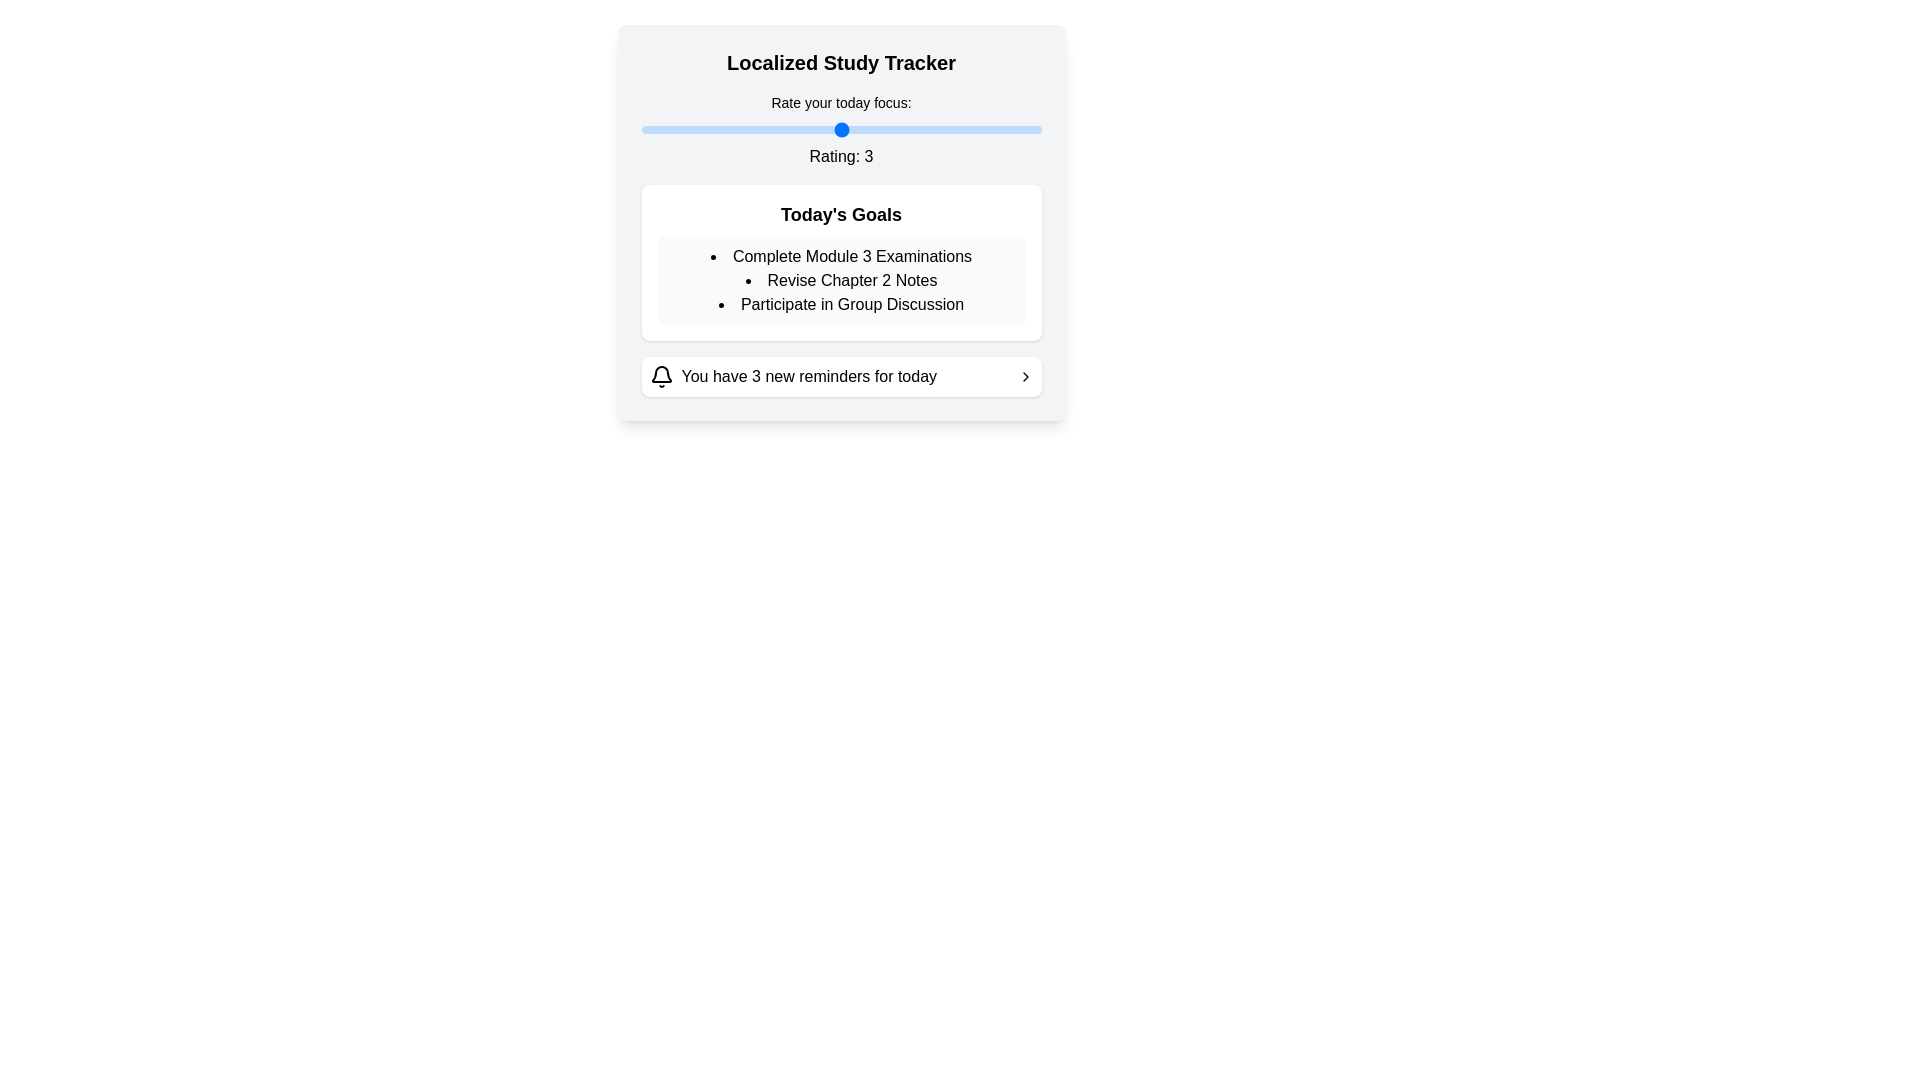 The image size is (1920, 1080). Describe the element at coordinates (841, 281) in the screenshot. I see `the second item in the bulleted list titled 'Today's Goals', which instructs the user to revise chapter 2 notes` at that location.